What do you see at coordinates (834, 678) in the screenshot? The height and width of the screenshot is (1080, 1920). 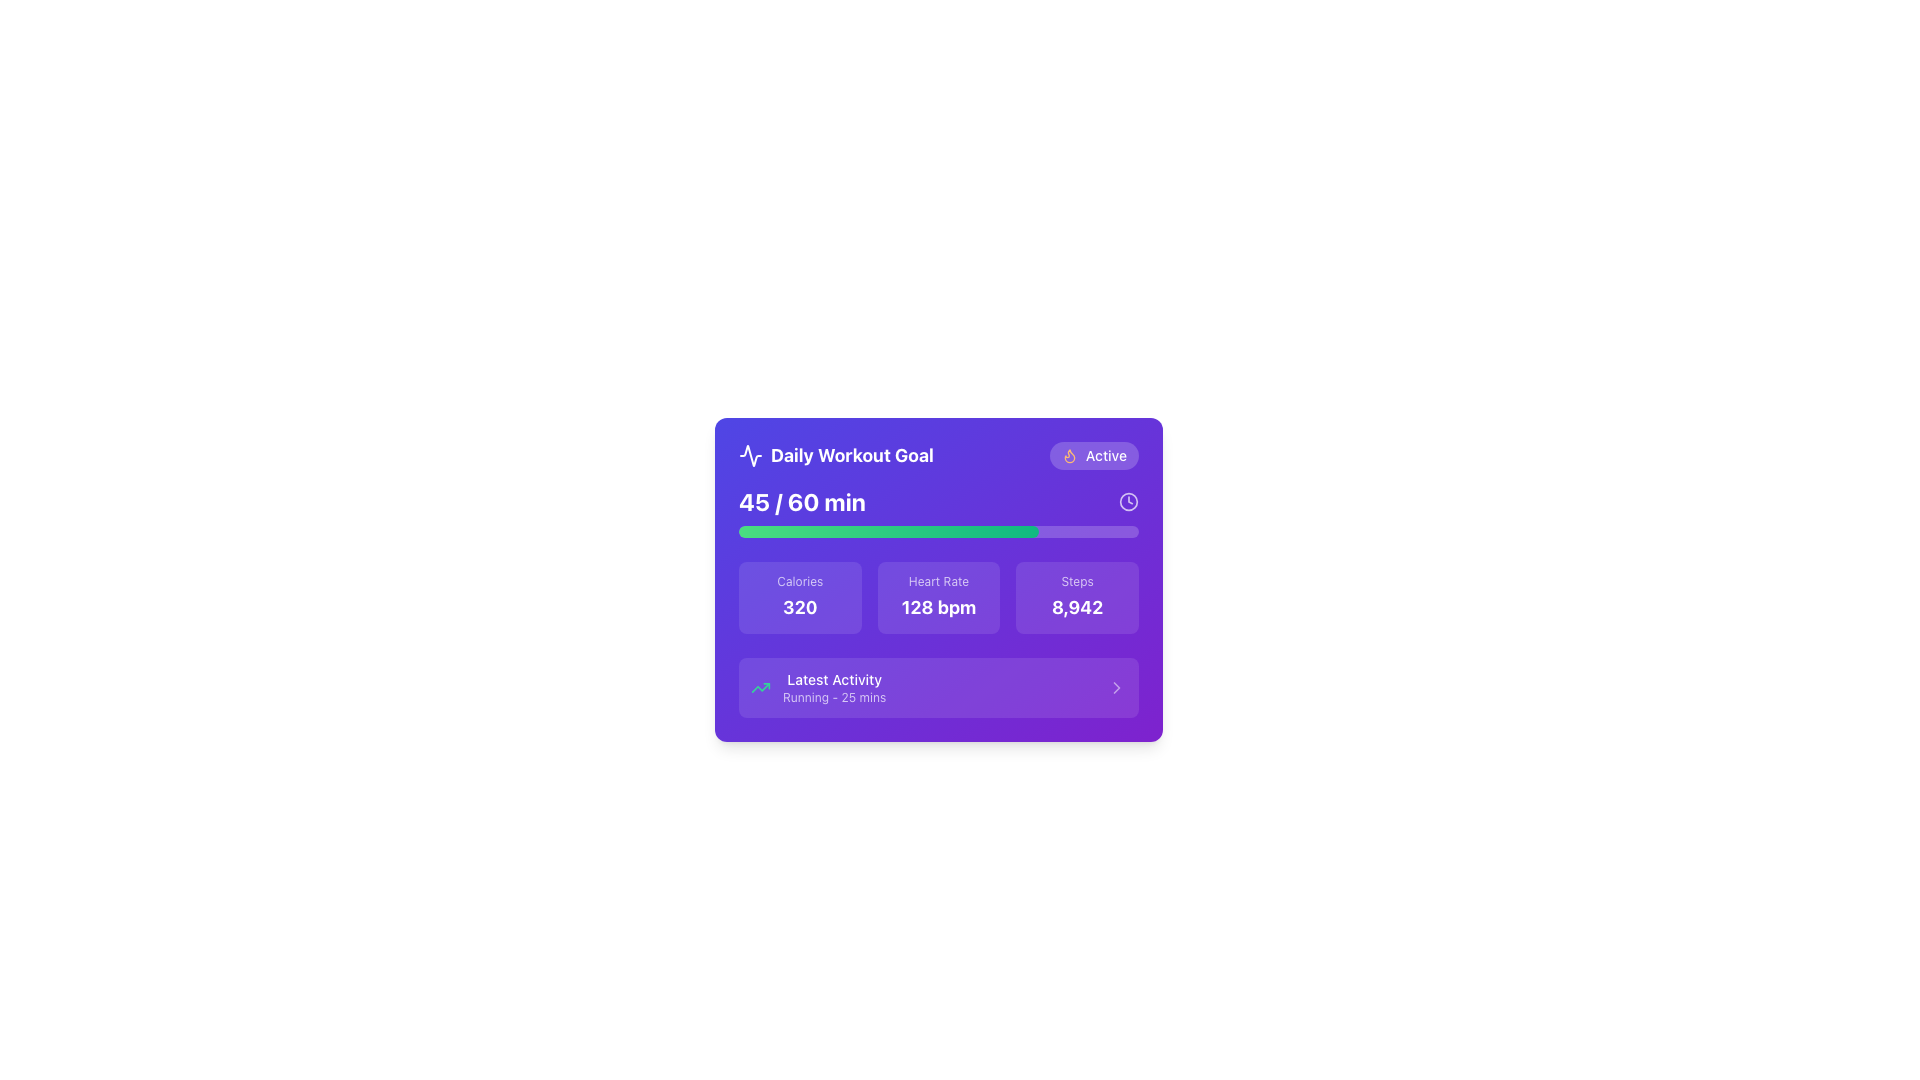 I see `the text label that serves as a title header for the user's latest recorded activity, located above 'Running - 25 mins' on a purple background` at bounding box center [834, 678].